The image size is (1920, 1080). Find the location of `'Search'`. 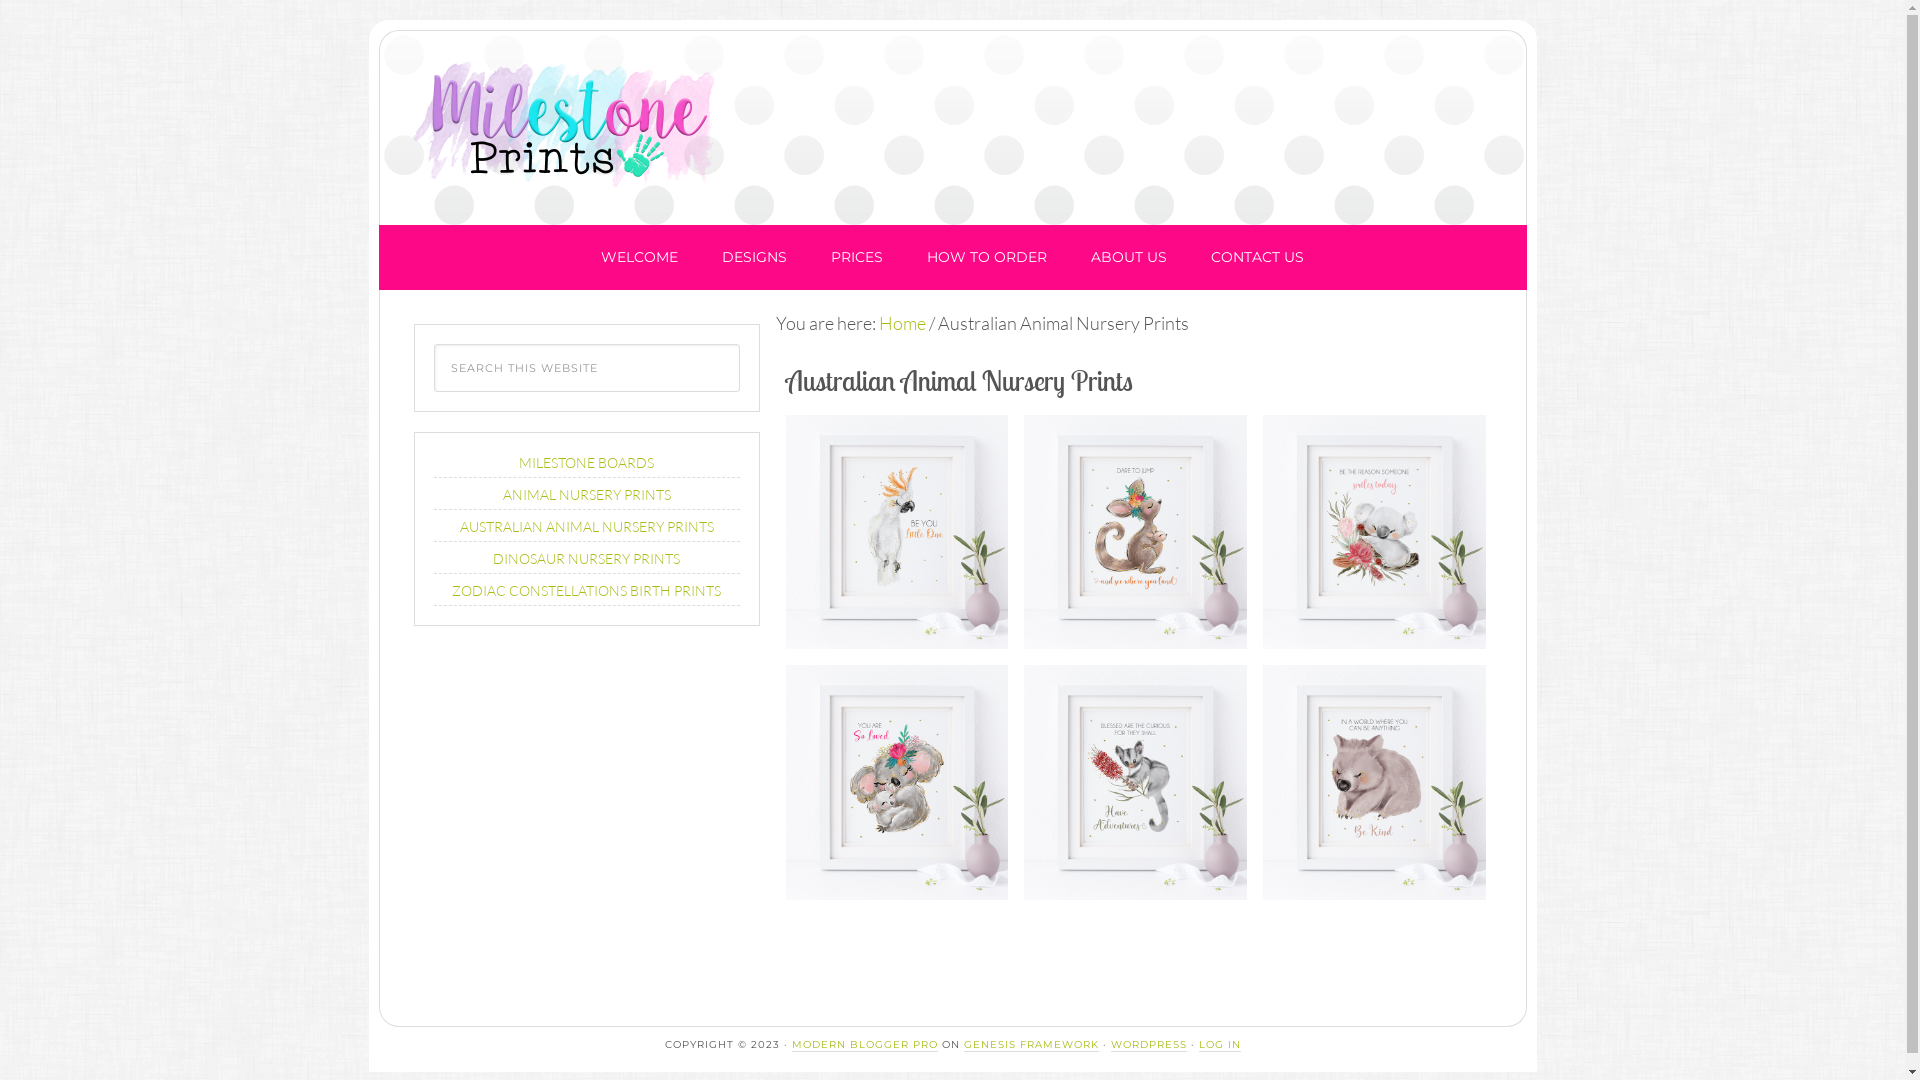

'Search' is located at coordinates (737, 342).